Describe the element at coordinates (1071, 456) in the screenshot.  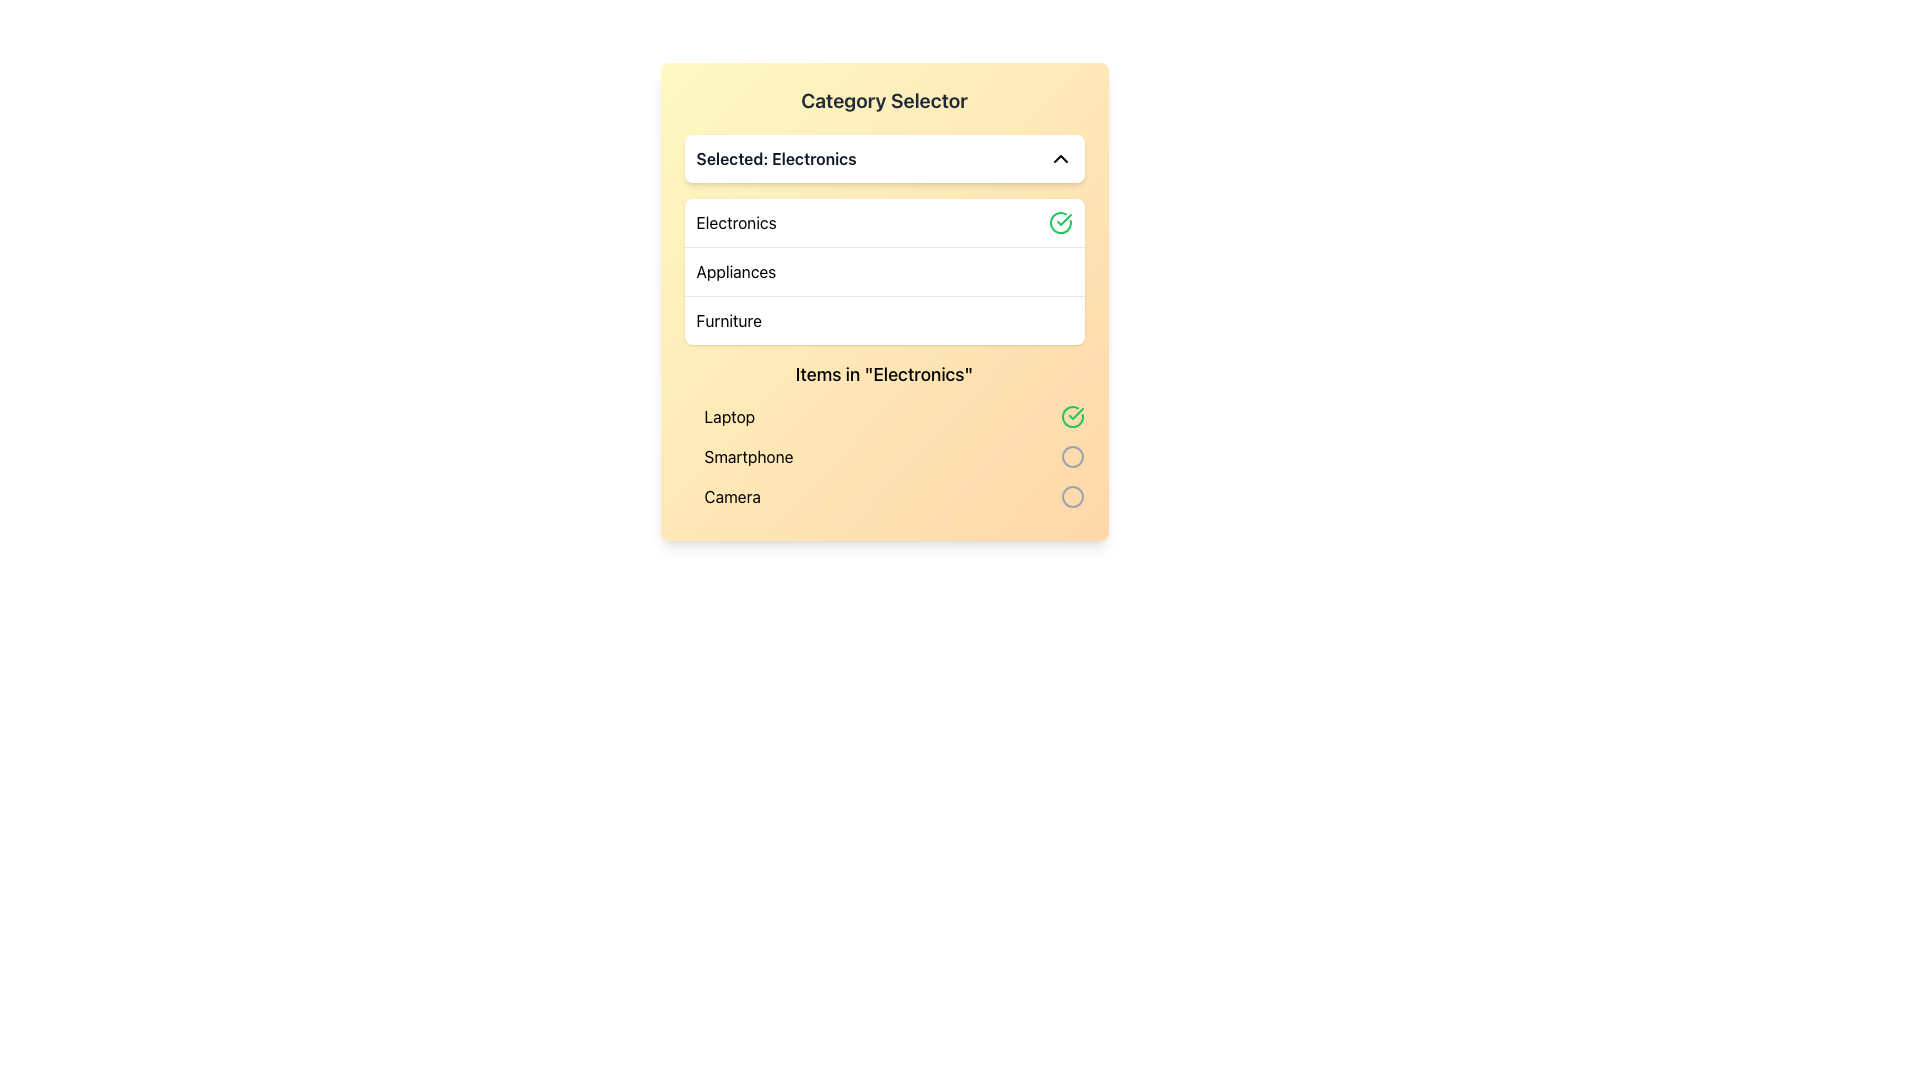
I see `the circular icon with a gray outline located to the right of the 'Smartphone' label in the second row of the 'Items in "Electronics"' section` at that location.